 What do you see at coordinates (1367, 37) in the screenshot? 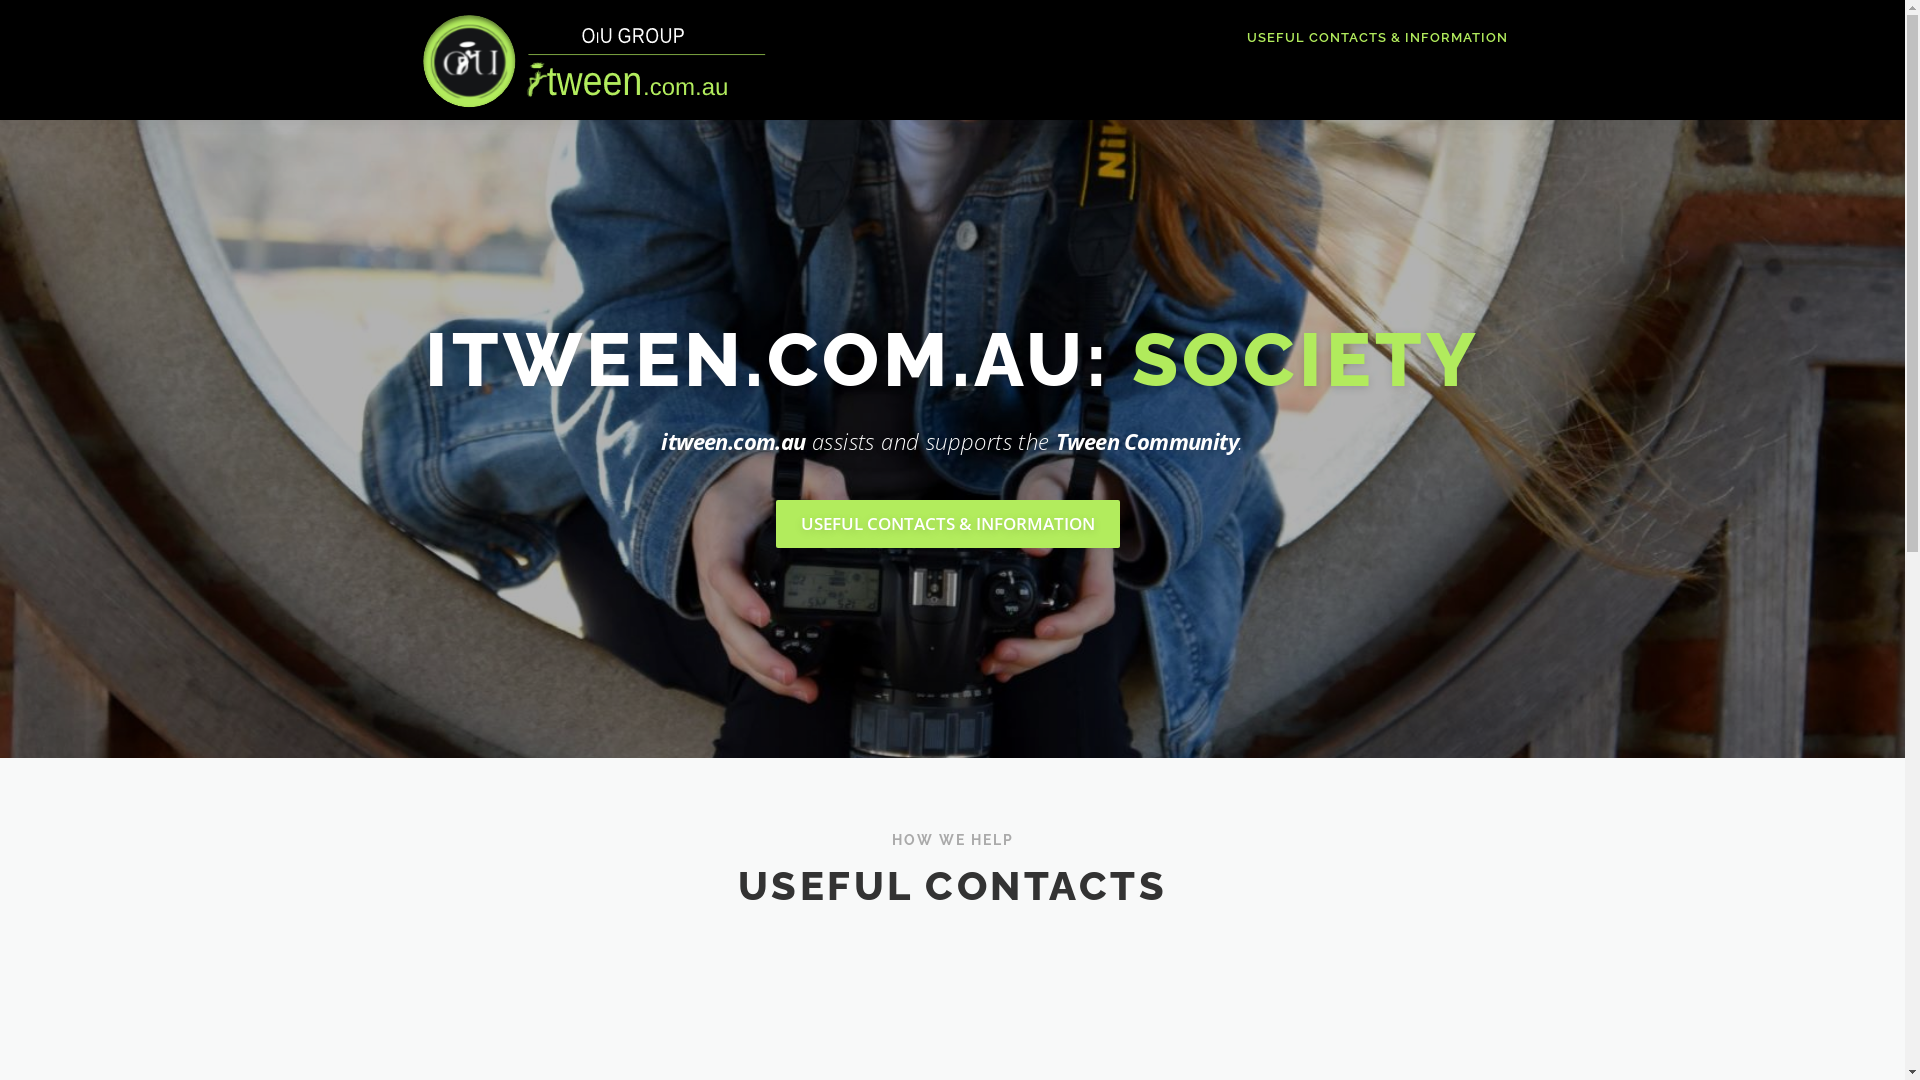
I see `'USEFUL CONTACTS & INFORMATION'` at bounding box center [1367, 37].